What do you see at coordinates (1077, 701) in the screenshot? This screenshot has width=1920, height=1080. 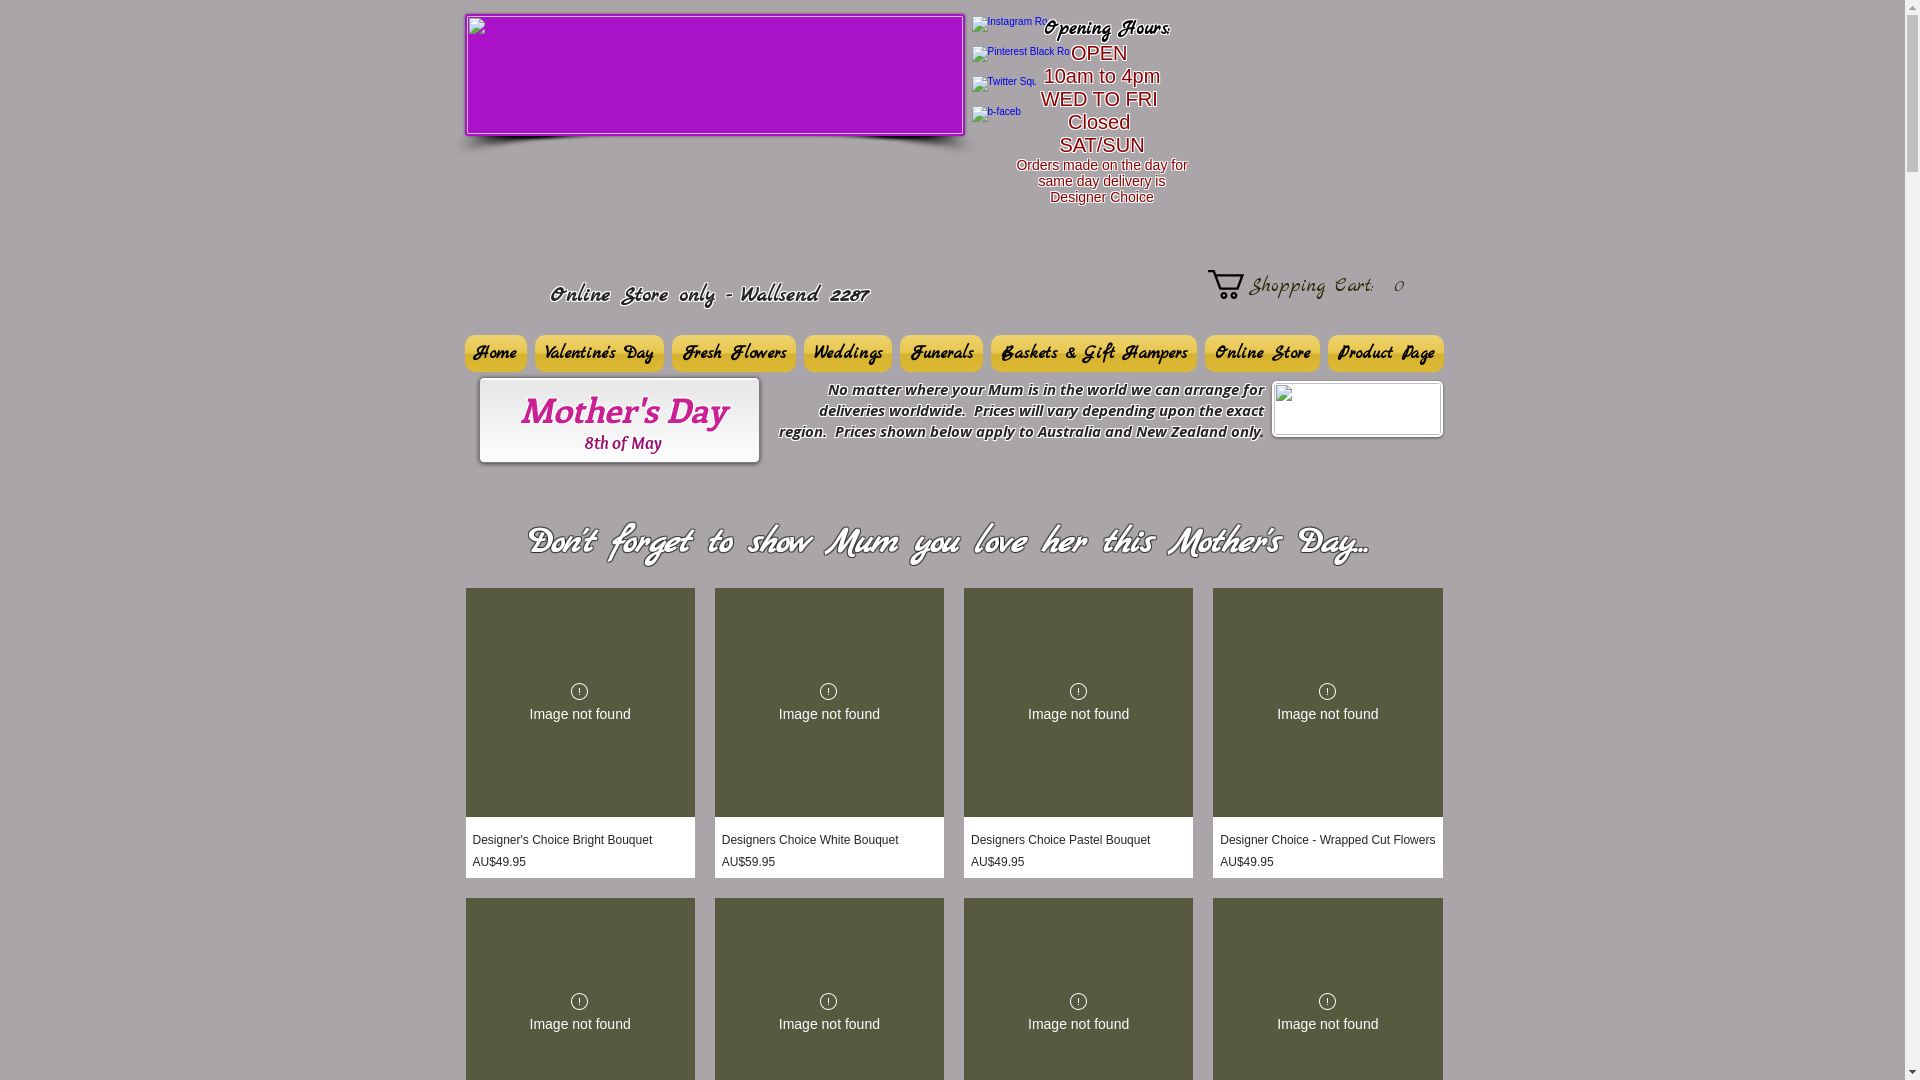 I see `'Designers Choice Pastel Bouquet` at bounding box center [1077, 701].